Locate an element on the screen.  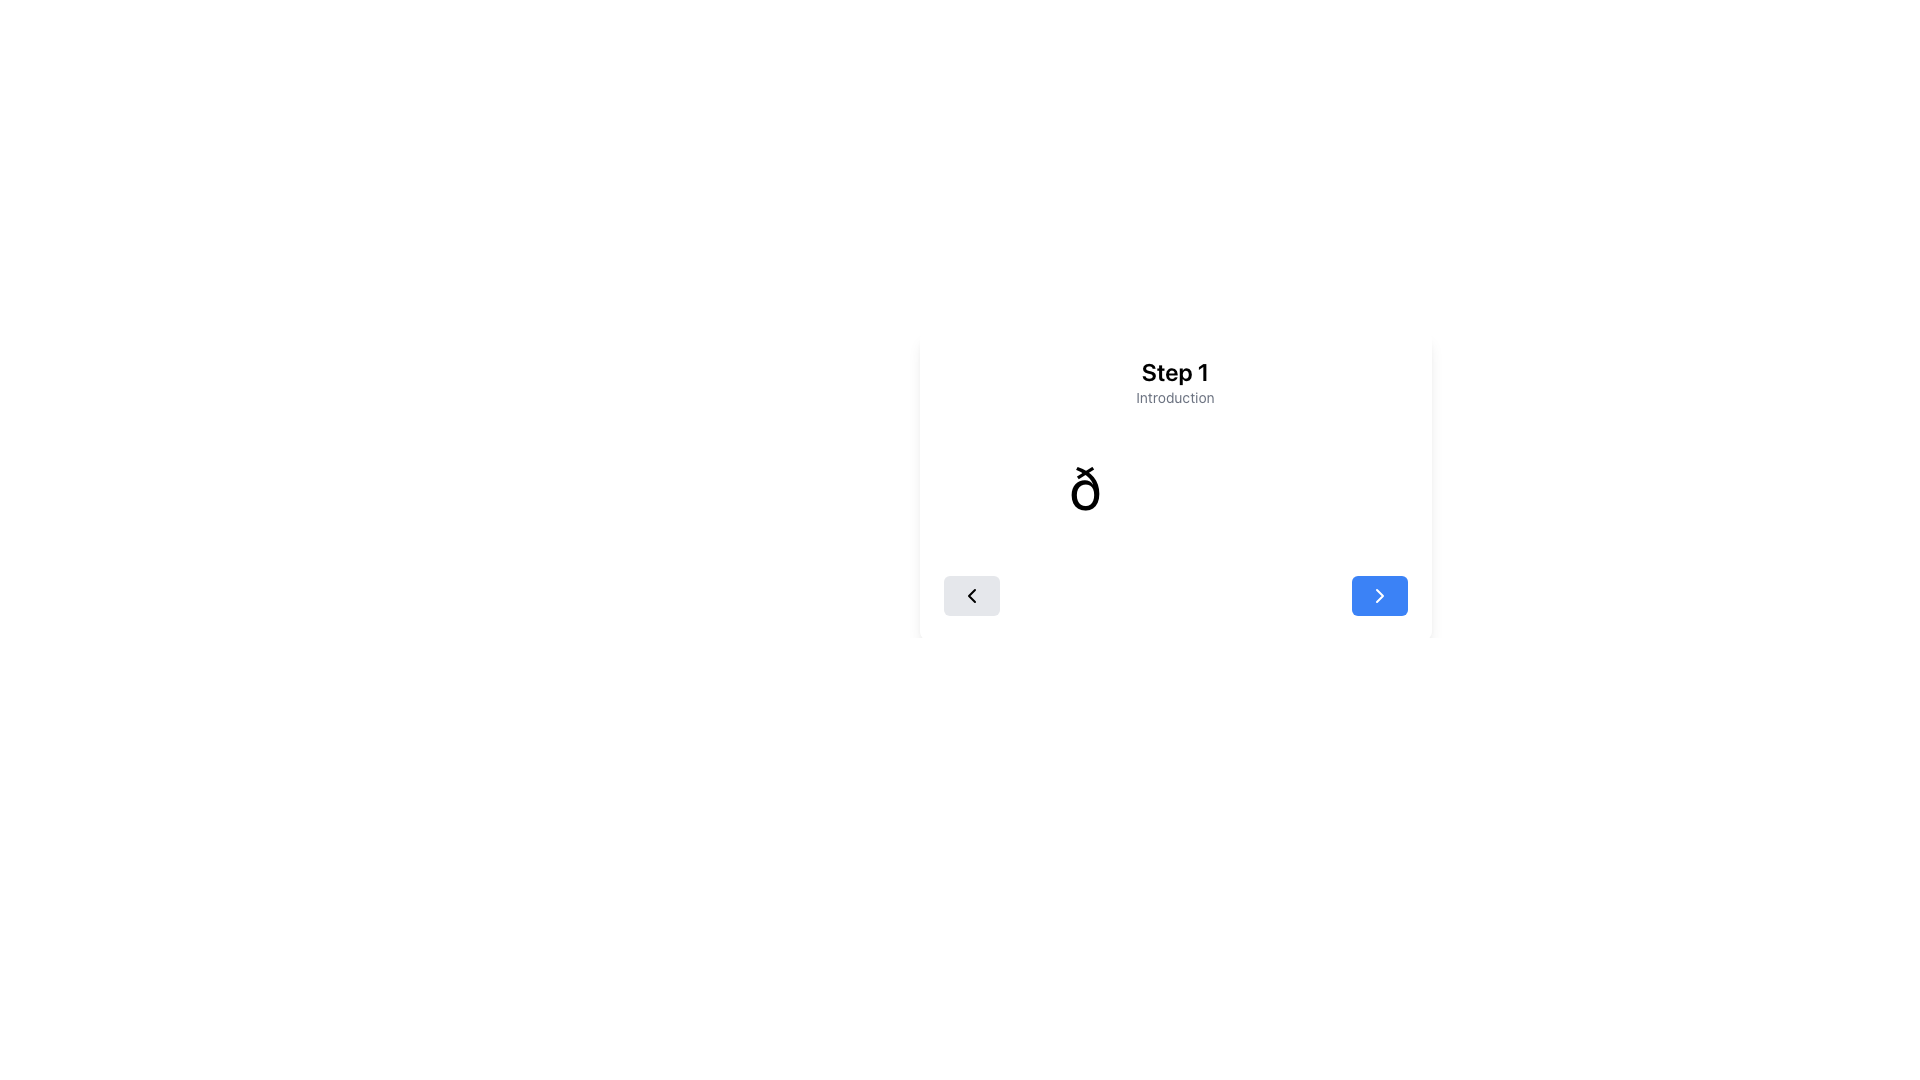
the static text element displaying 'Introduction', which is a small gray sans-serif font located below the bold text 'Step 1' is located at coordinates (1175, 397).